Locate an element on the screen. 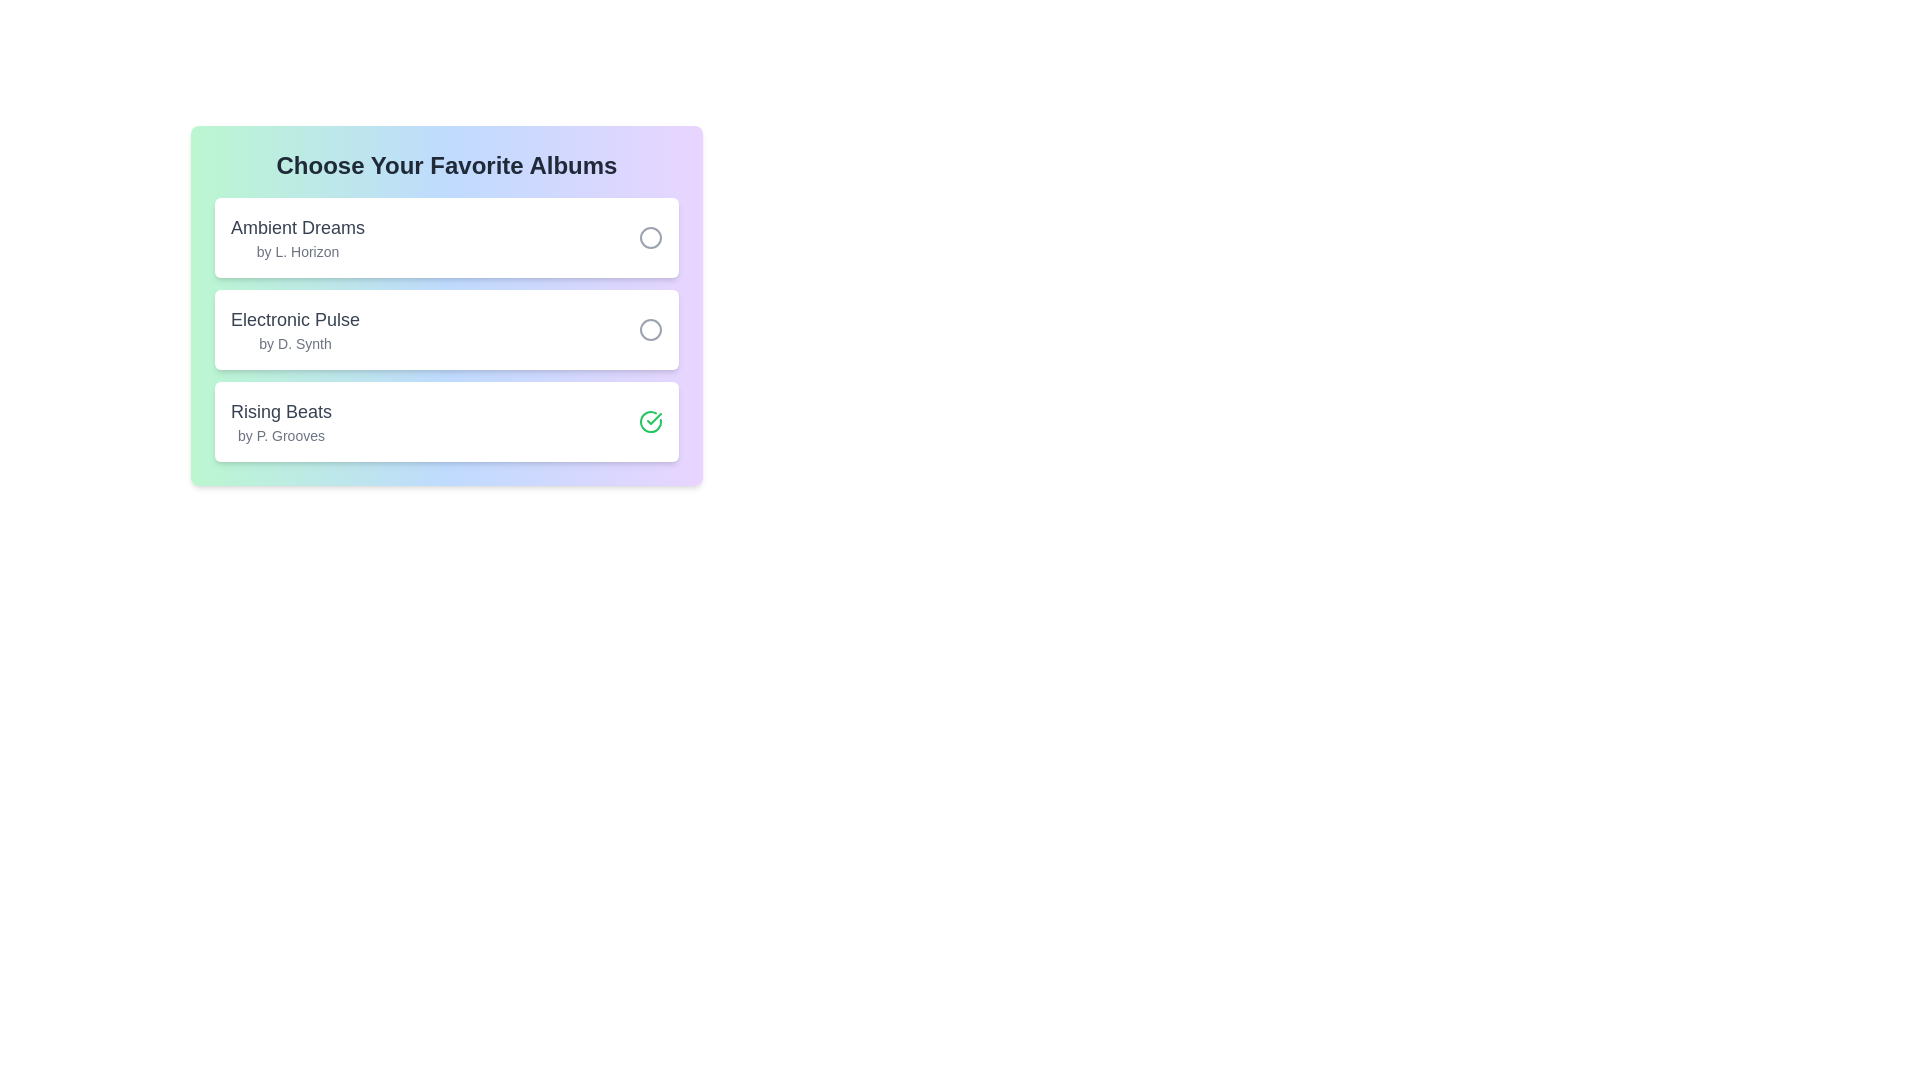 The height and width of the screenshot is (1080, 1920). the album Ambient Dreams is located at coordinates (651, 237).